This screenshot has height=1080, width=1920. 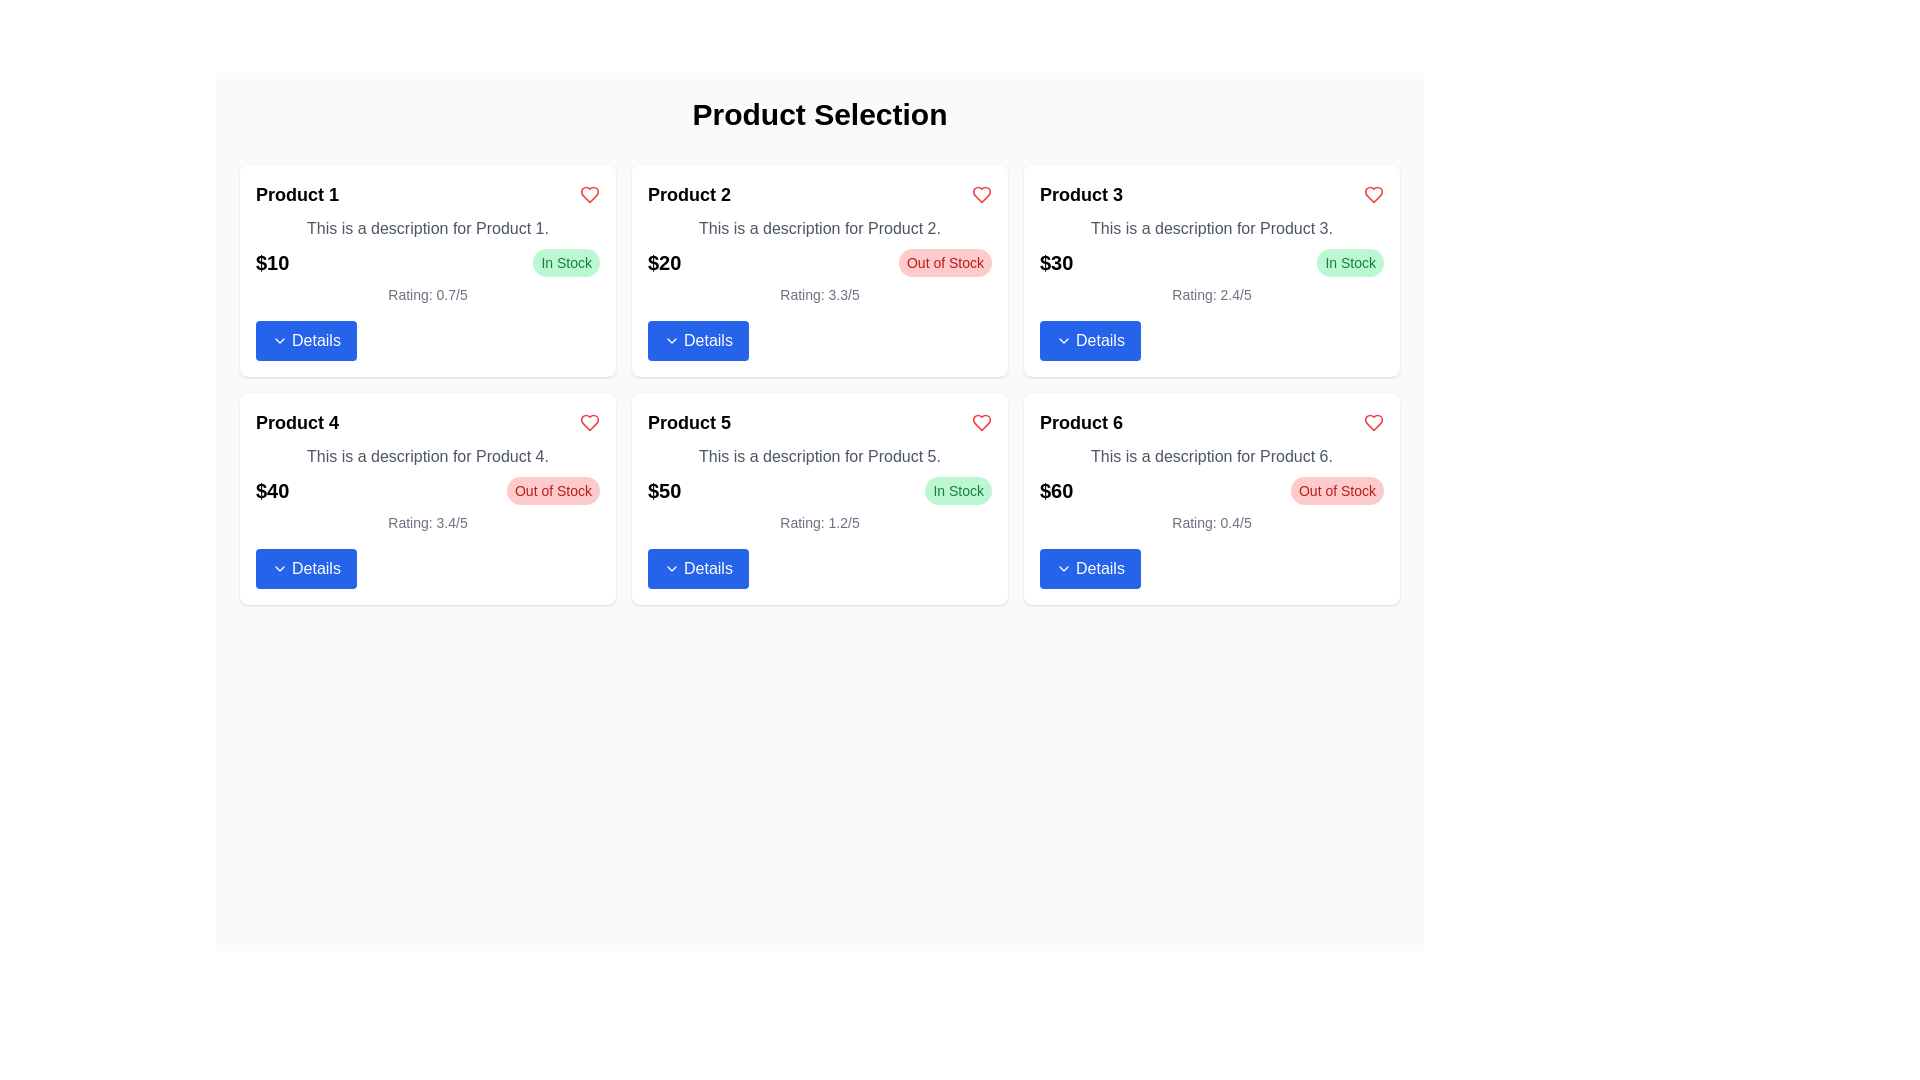 What do you see at coordinates (1089, 569) in the screenshot?
I see `the rectangular button with a blue background and white text that reads 'Details', located at the bottom of the card for 'Product 6' in the rightmost column of the second row` at bounding box center [1089, 569].